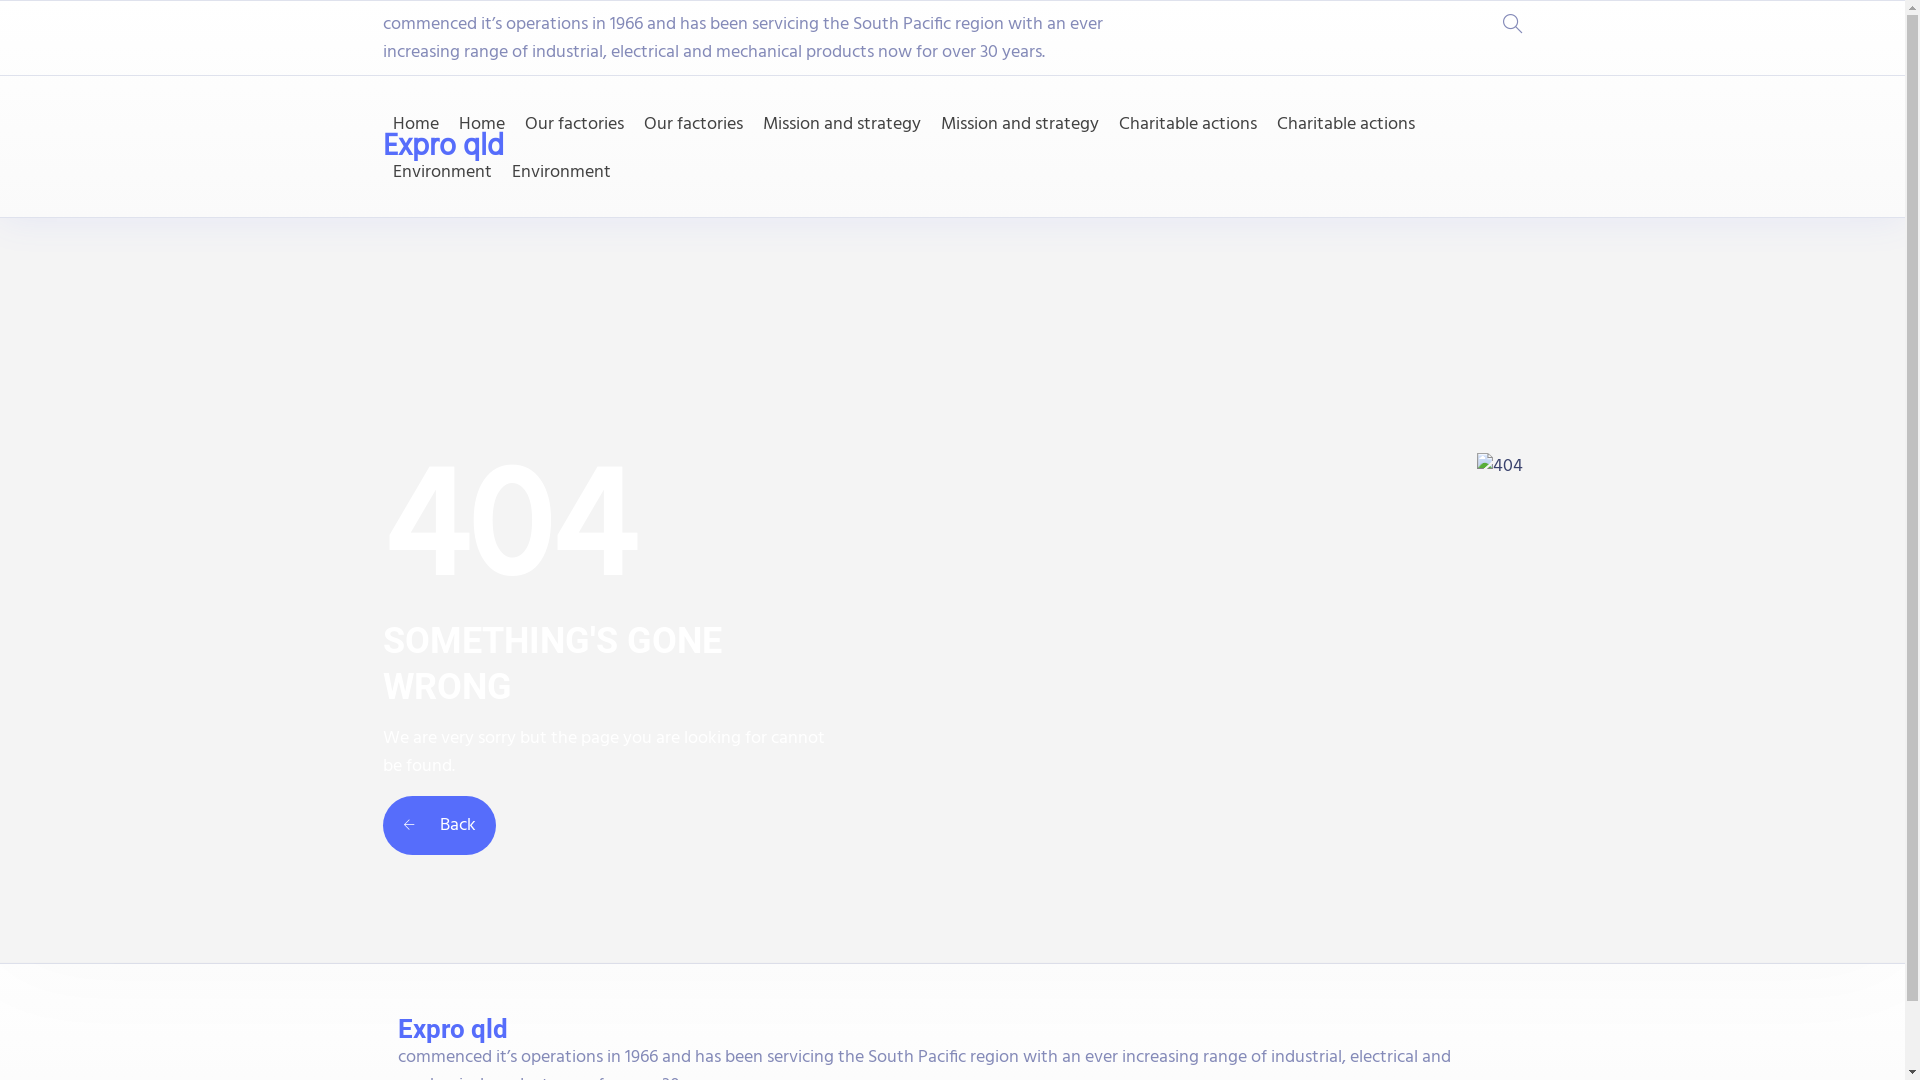 This screenshot has width=1920, height=1080. What do you see at coordinates (441, 145) in the screenshot?
I see `'Expro qld'` at bounding box center [441, 145].